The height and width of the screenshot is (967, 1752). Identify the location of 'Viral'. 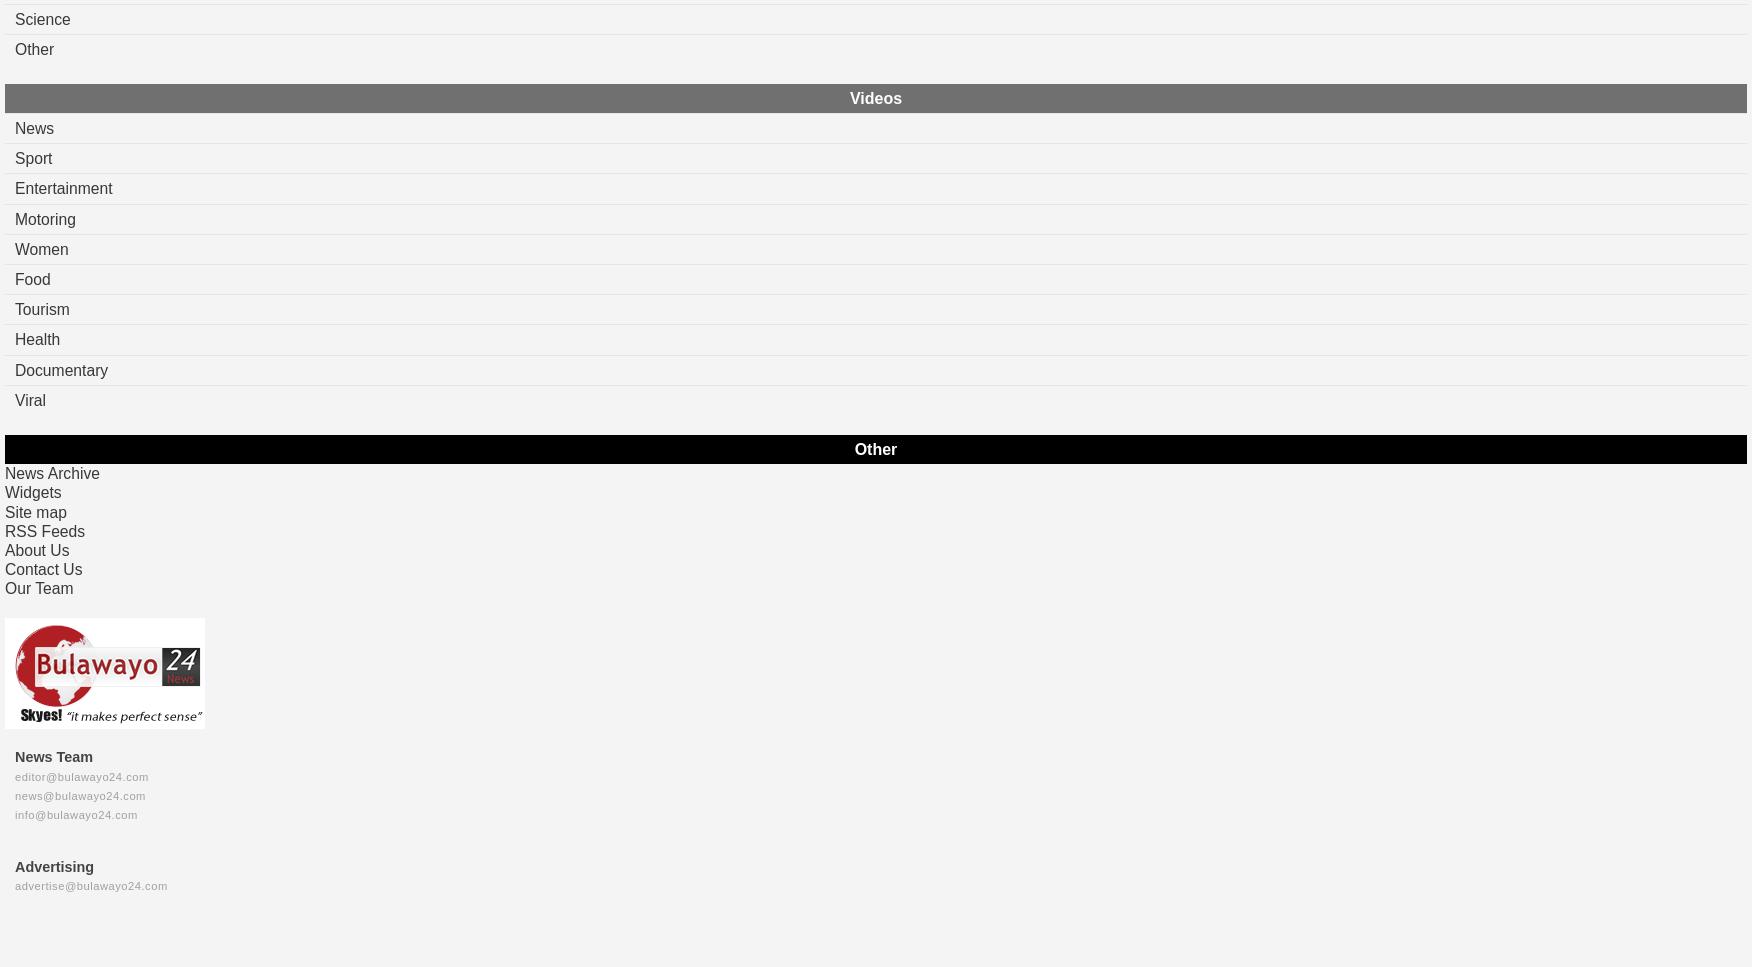
(30, 399).